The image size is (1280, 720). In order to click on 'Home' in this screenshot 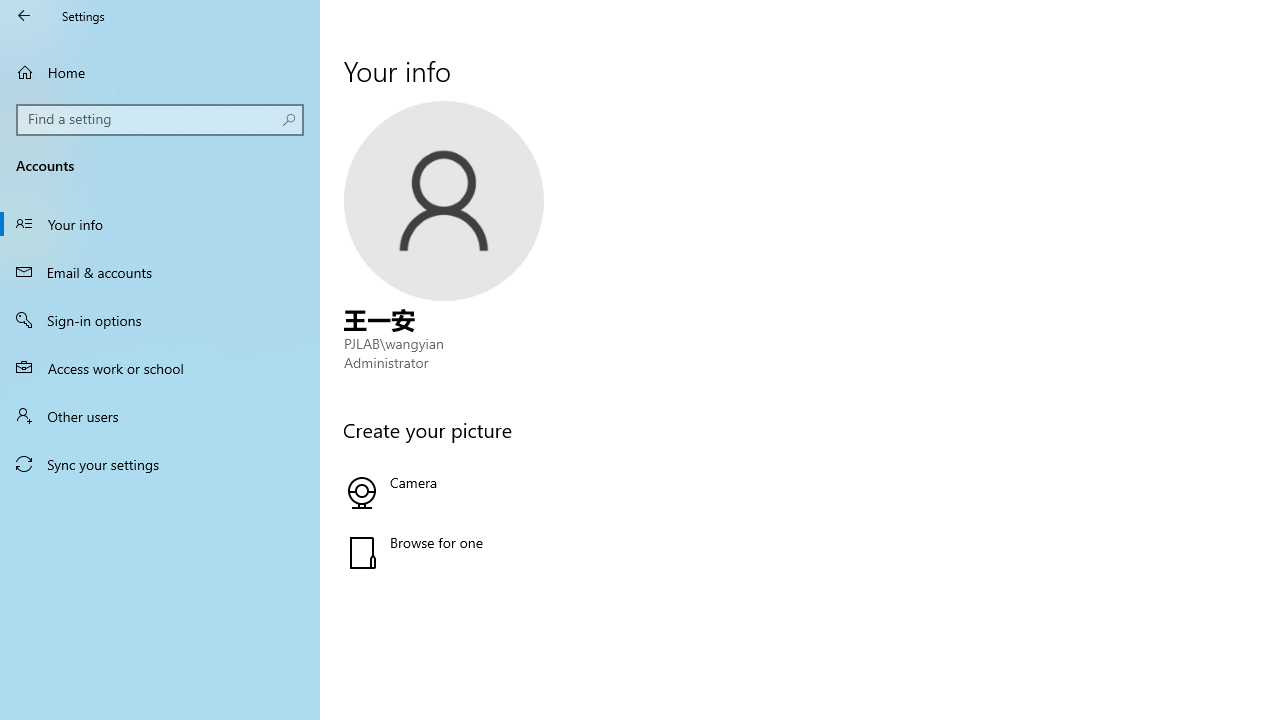, I will do `click(160, 71)`.